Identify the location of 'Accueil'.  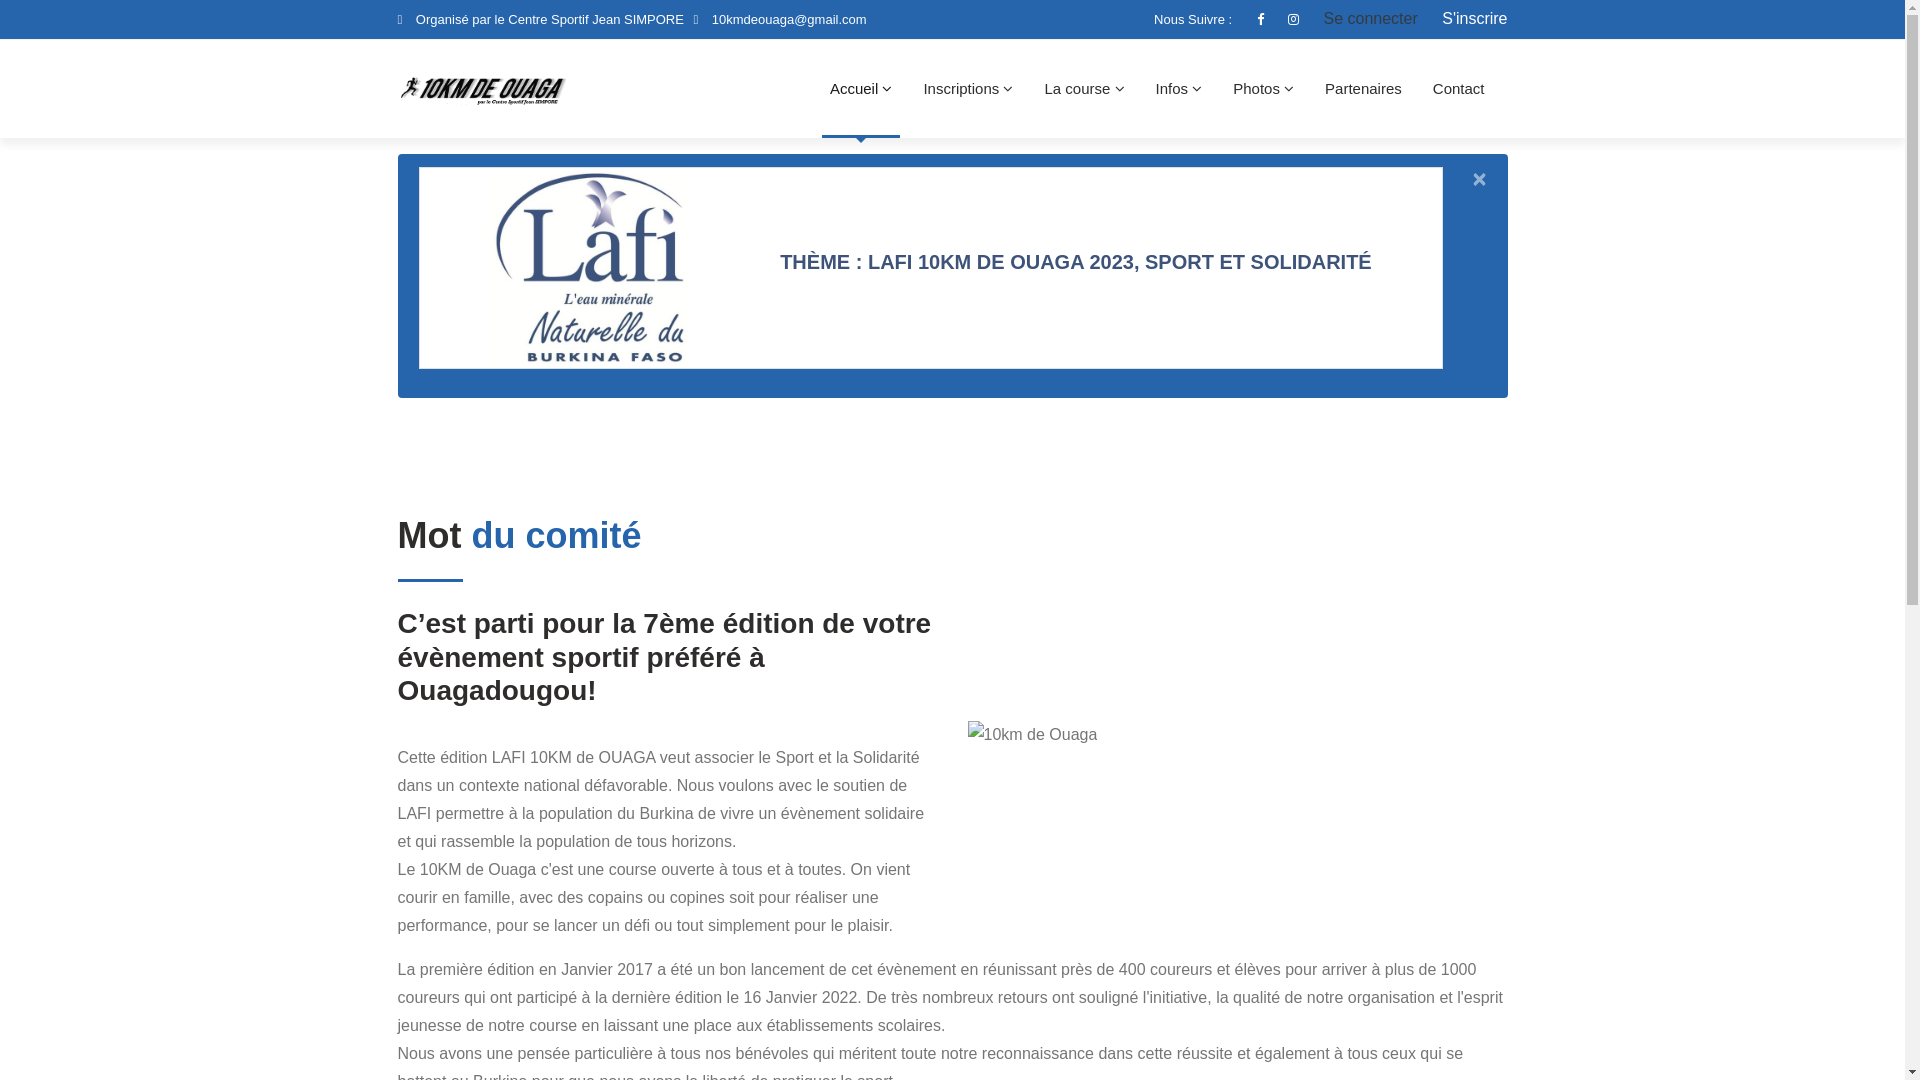
(821, 87).